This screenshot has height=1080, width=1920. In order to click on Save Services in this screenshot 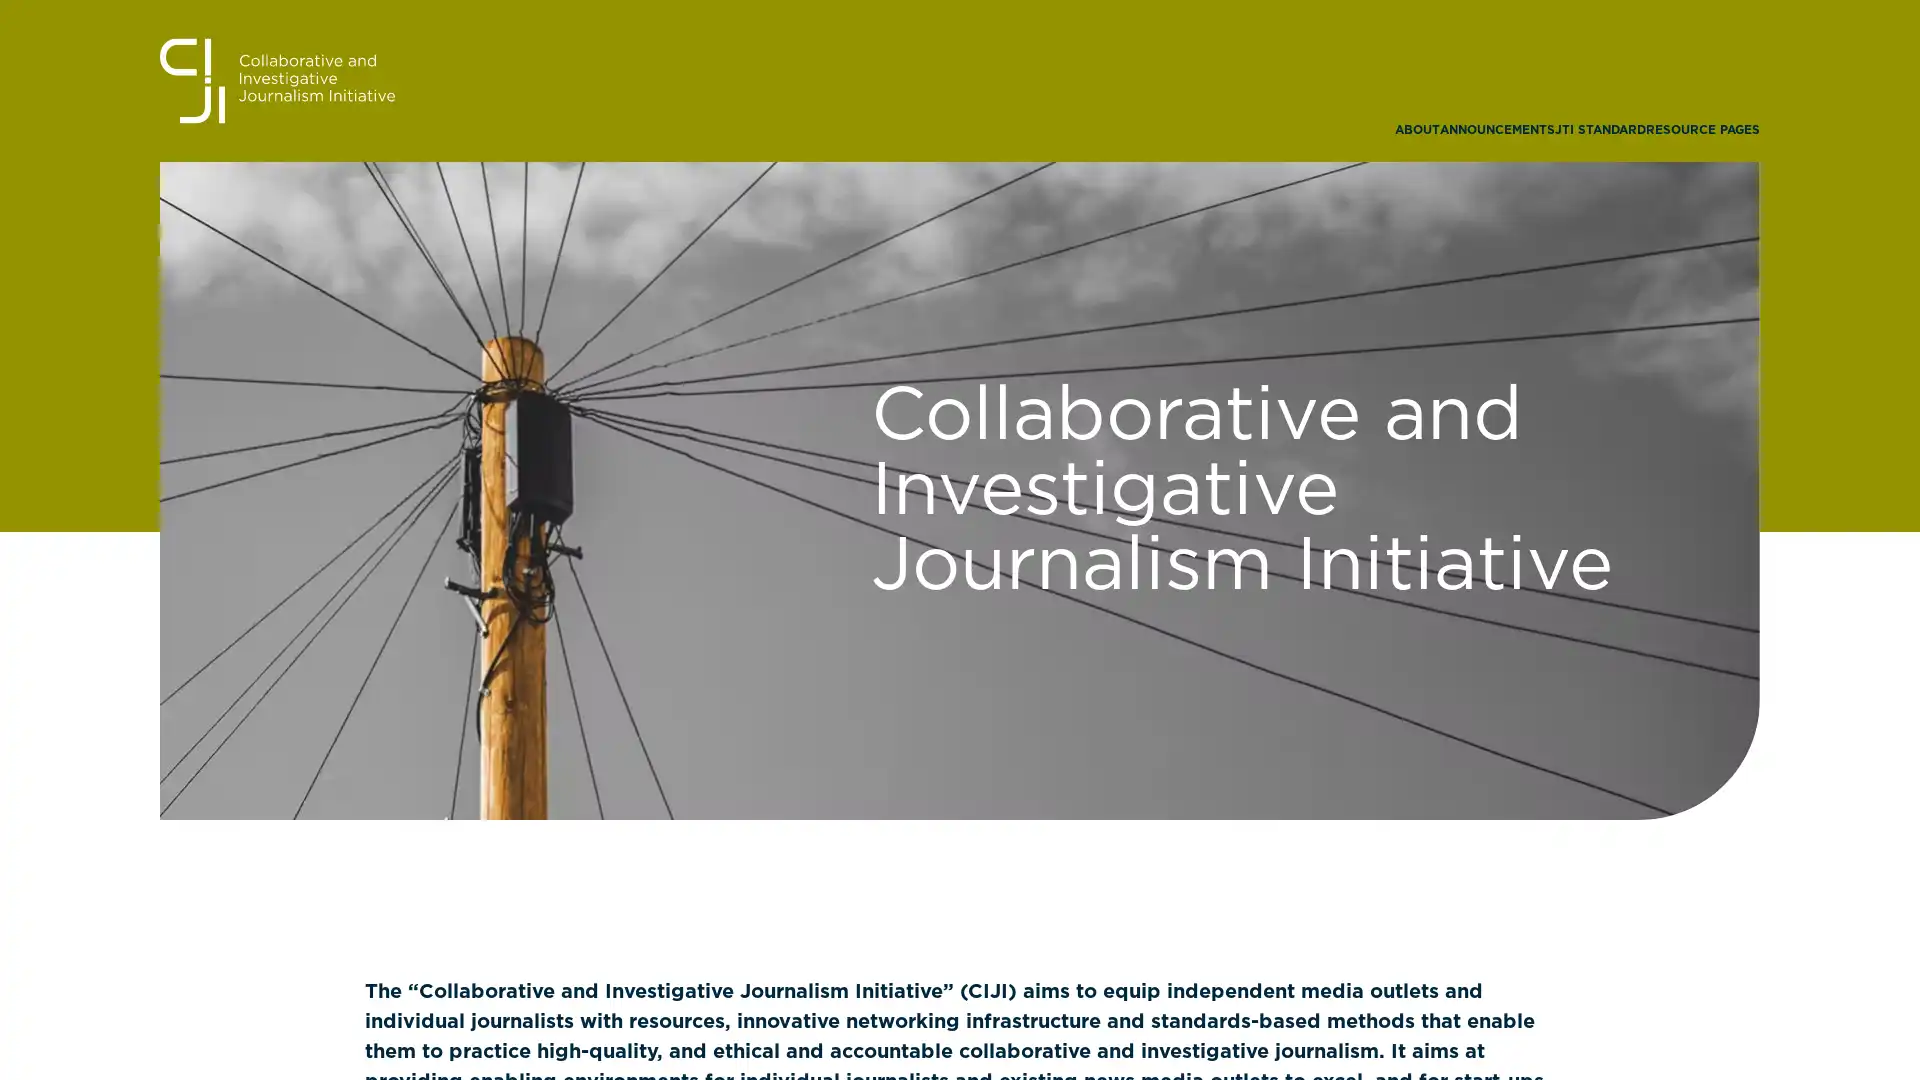, I will do `click(762, 678)`.